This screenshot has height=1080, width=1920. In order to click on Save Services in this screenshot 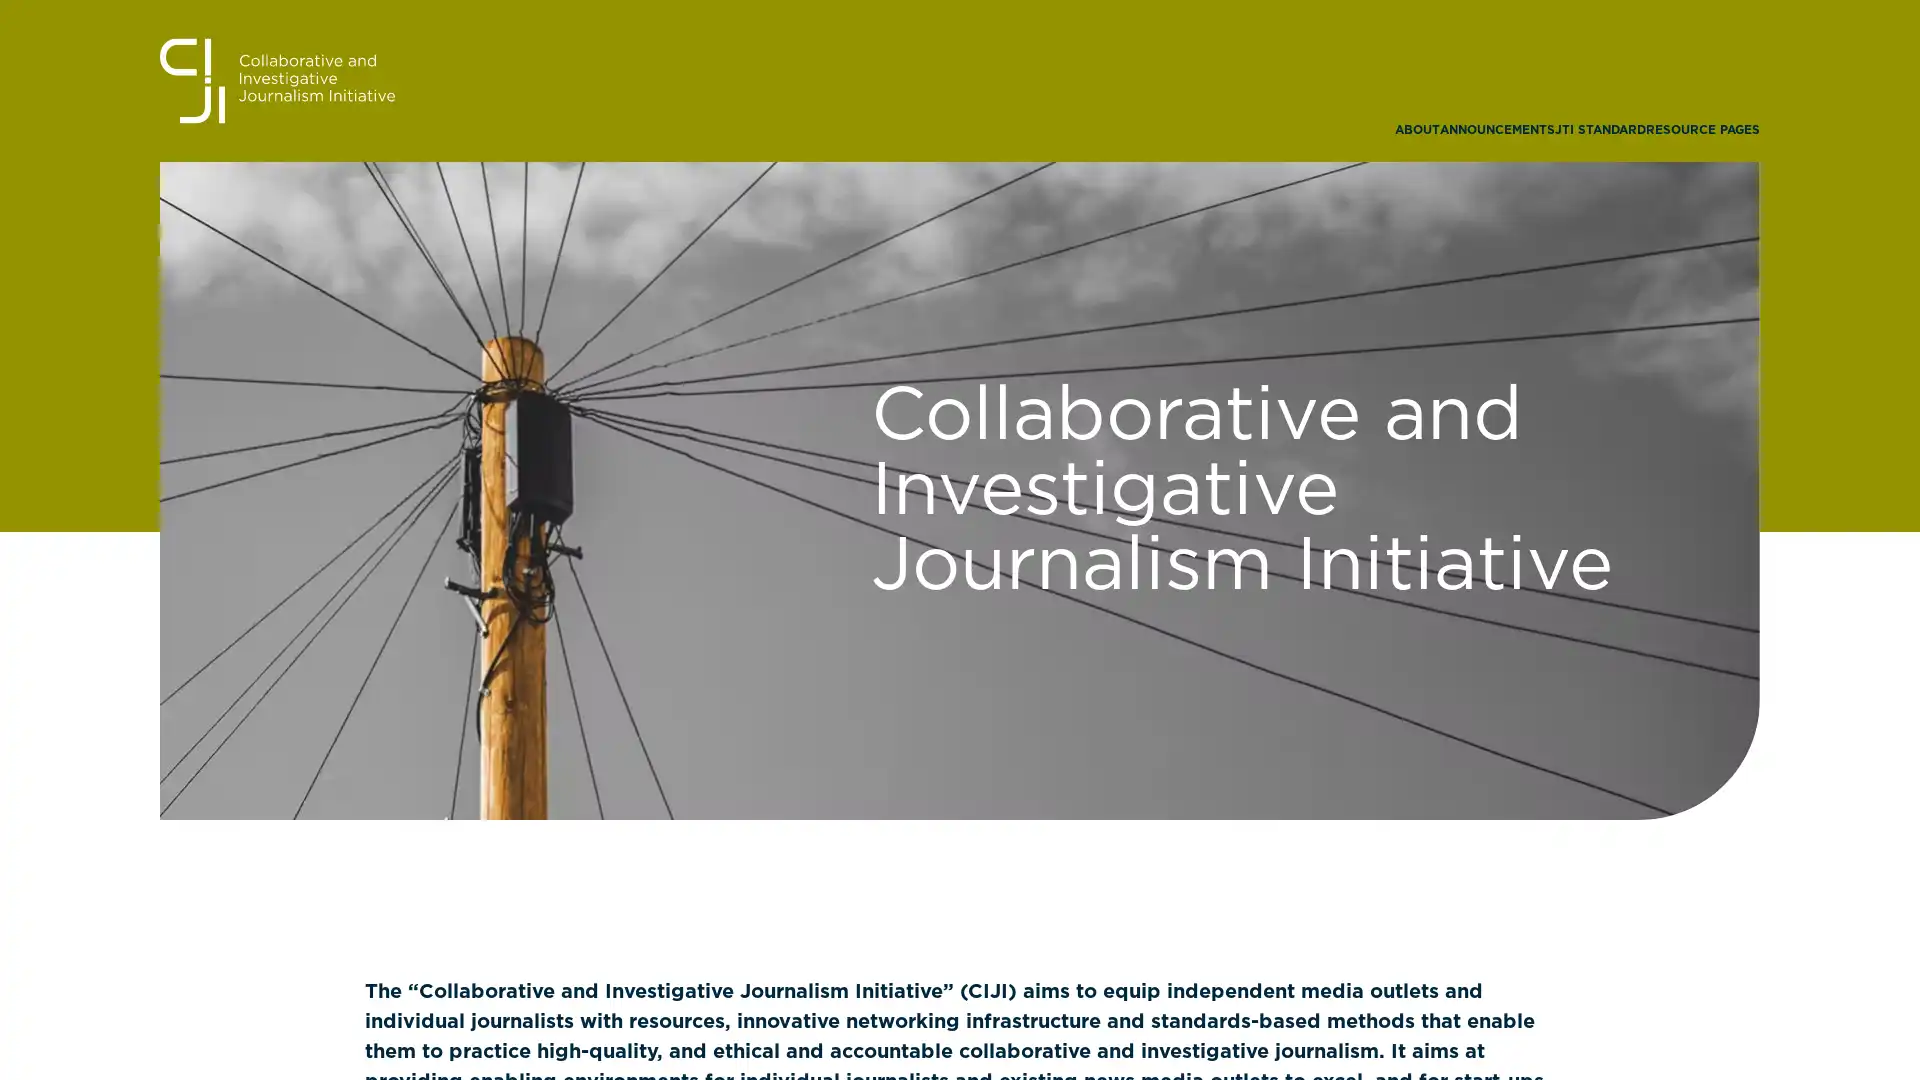, I will do `click(762, 678)`.